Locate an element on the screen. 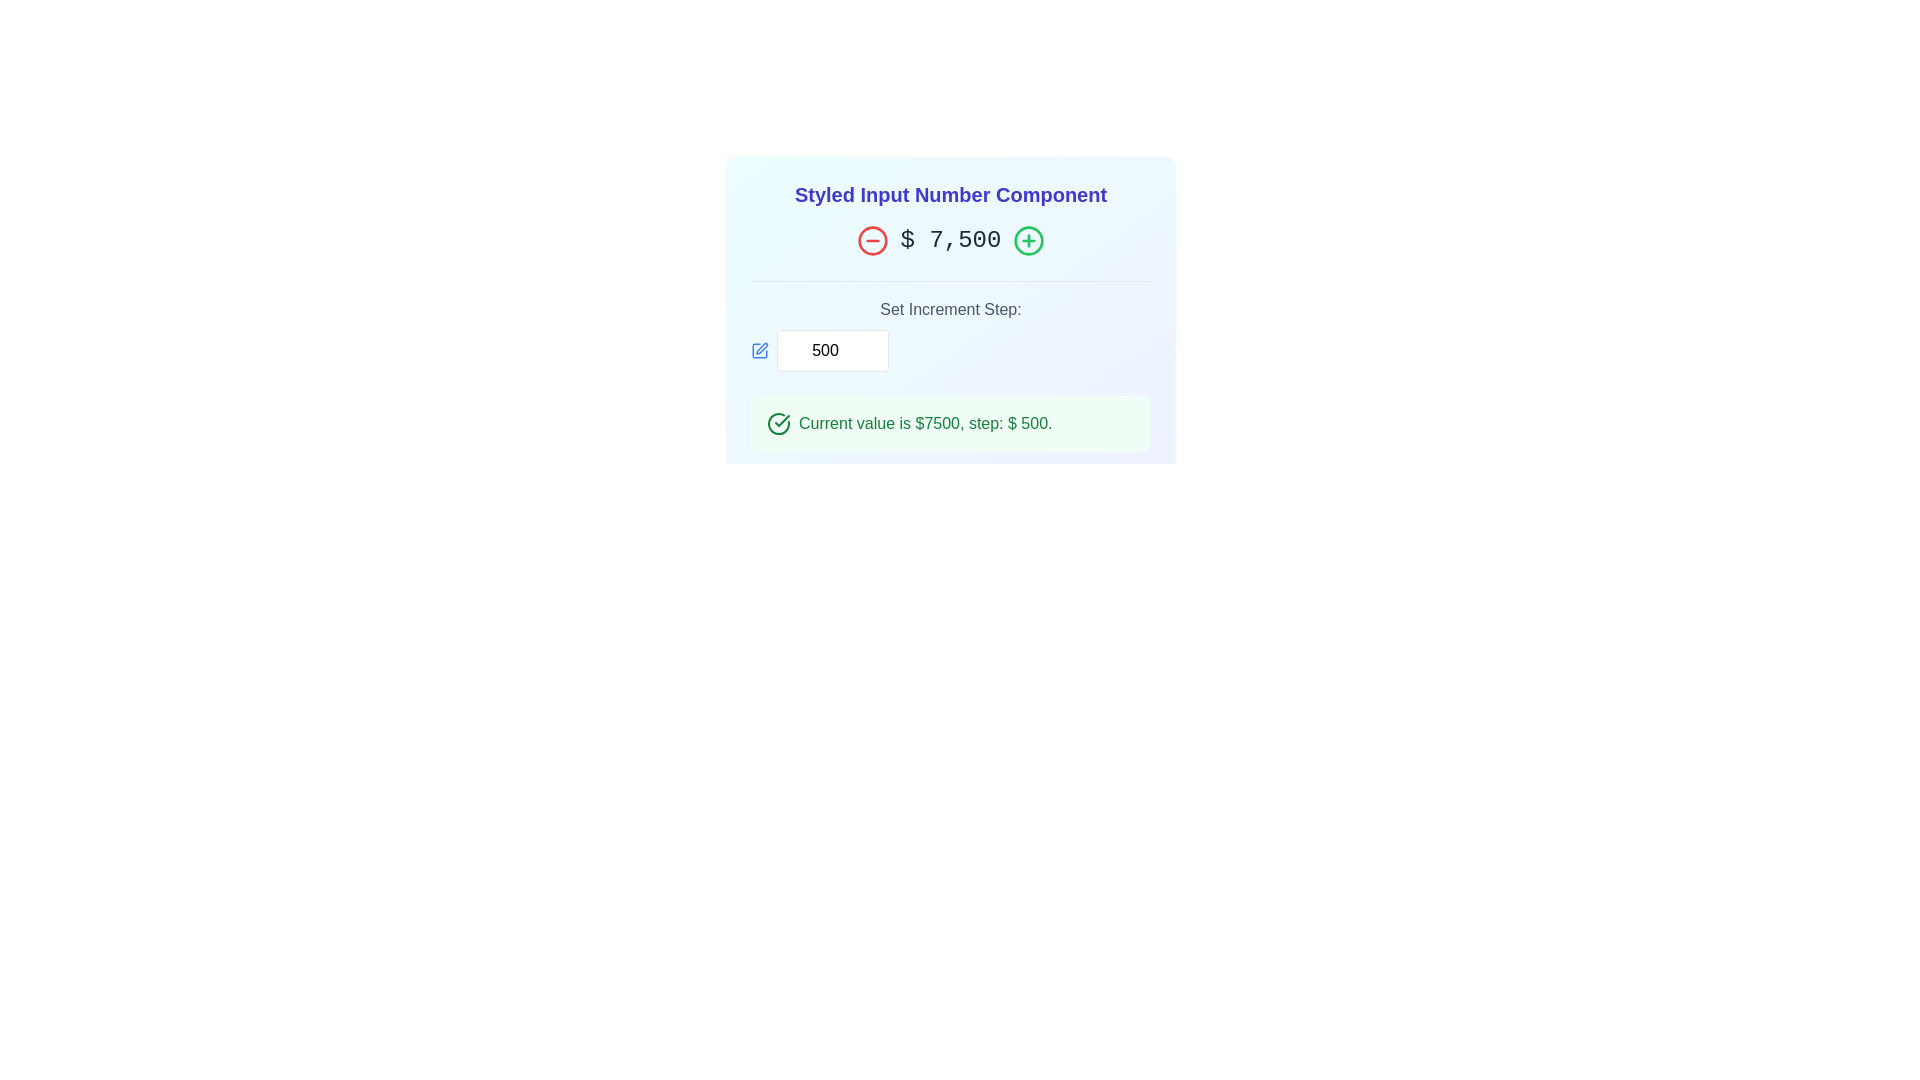  the text-based informational element displaying the current value and step information for a numerical input component, located at the bottom of the styled card component beneath the 'Set Increment Step:' section is located at coordinates (949, 423).